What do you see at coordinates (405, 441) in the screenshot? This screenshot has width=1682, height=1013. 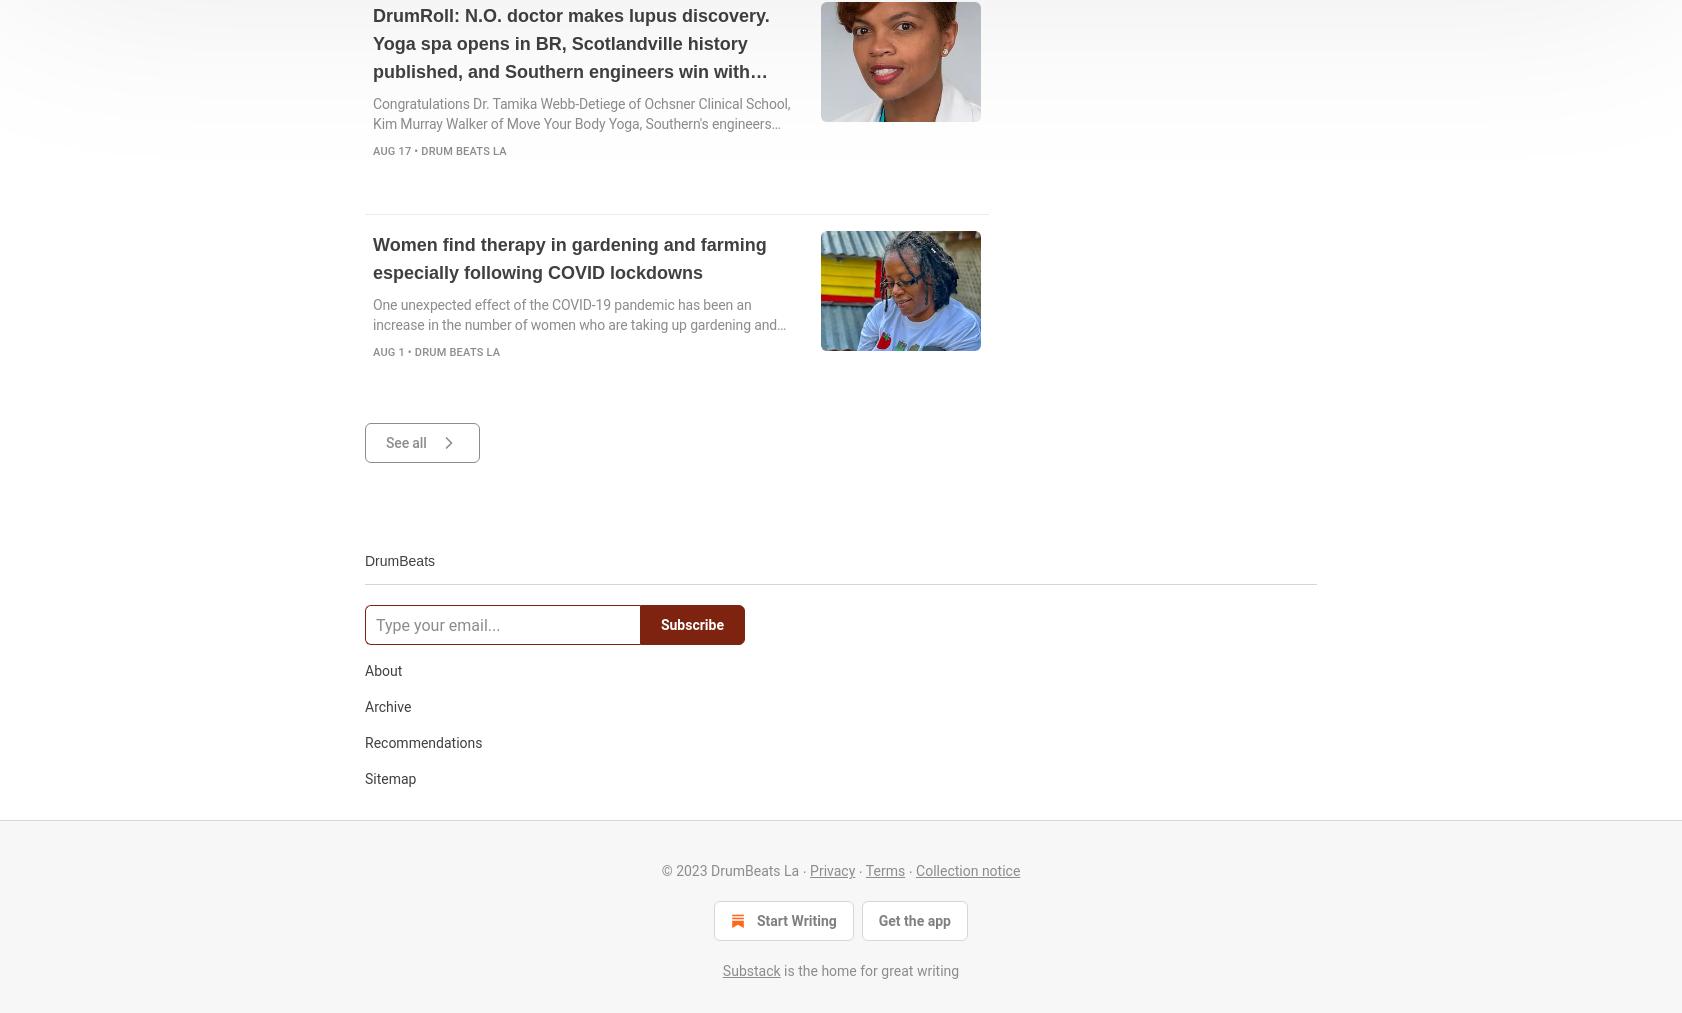 I see `'See all'` at bounding box center [405, 441].